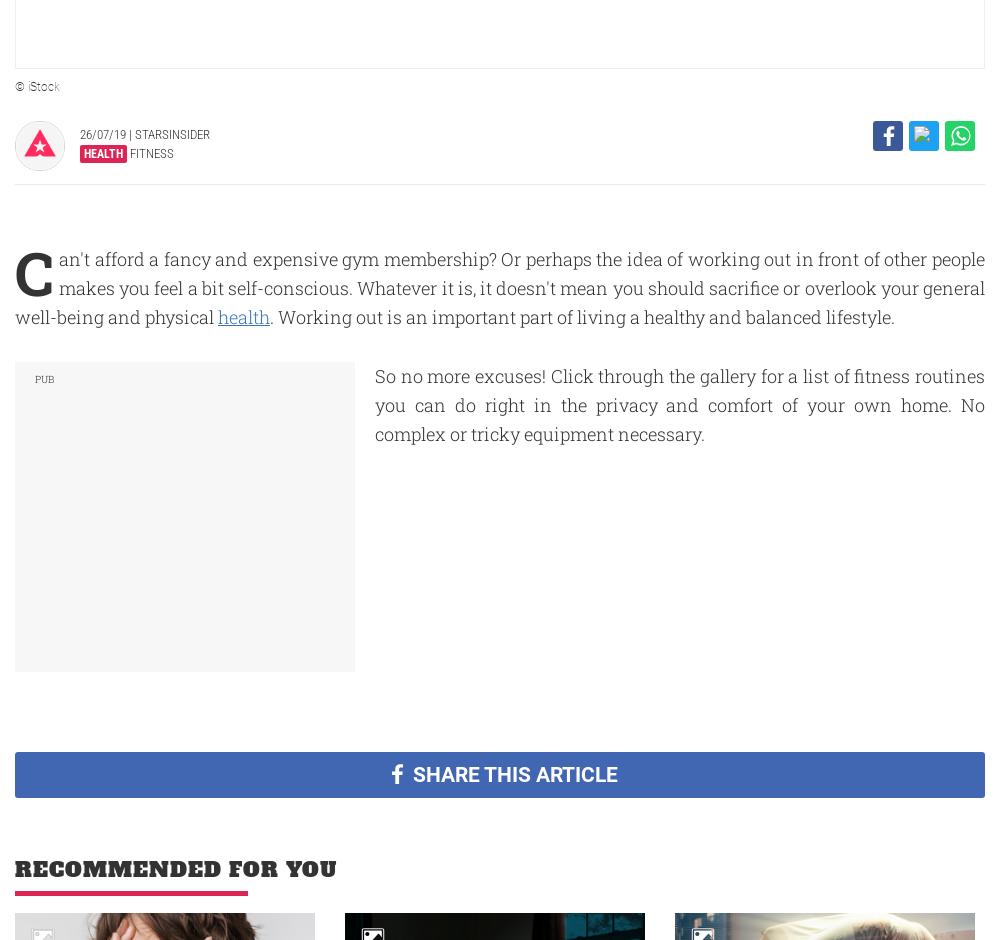 This screenshot has height=940, width=1000. What do you see at coordinates (168, 133) in the screenshot?
I see `'| StarsInsider'` at bounding box center [168, 133].